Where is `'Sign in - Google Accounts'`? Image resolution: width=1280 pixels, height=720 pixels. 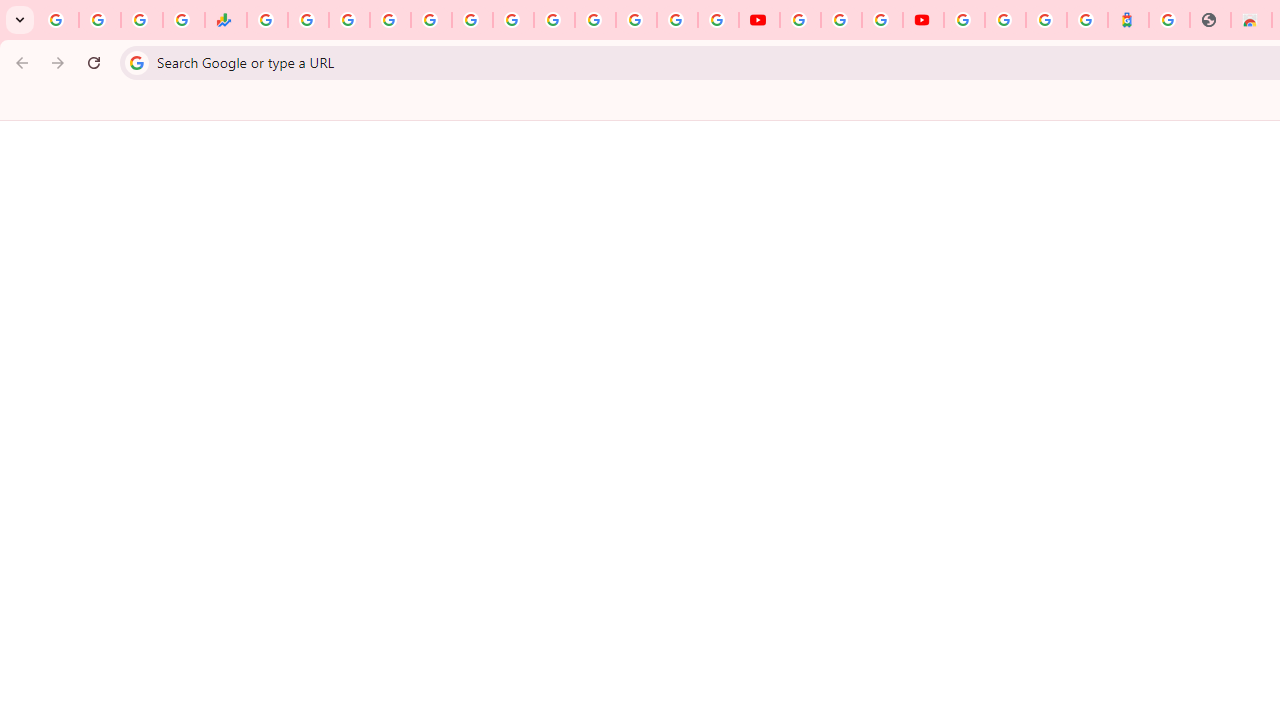
'Sign in - Google Accounts' is located at coordinates (964, 20).